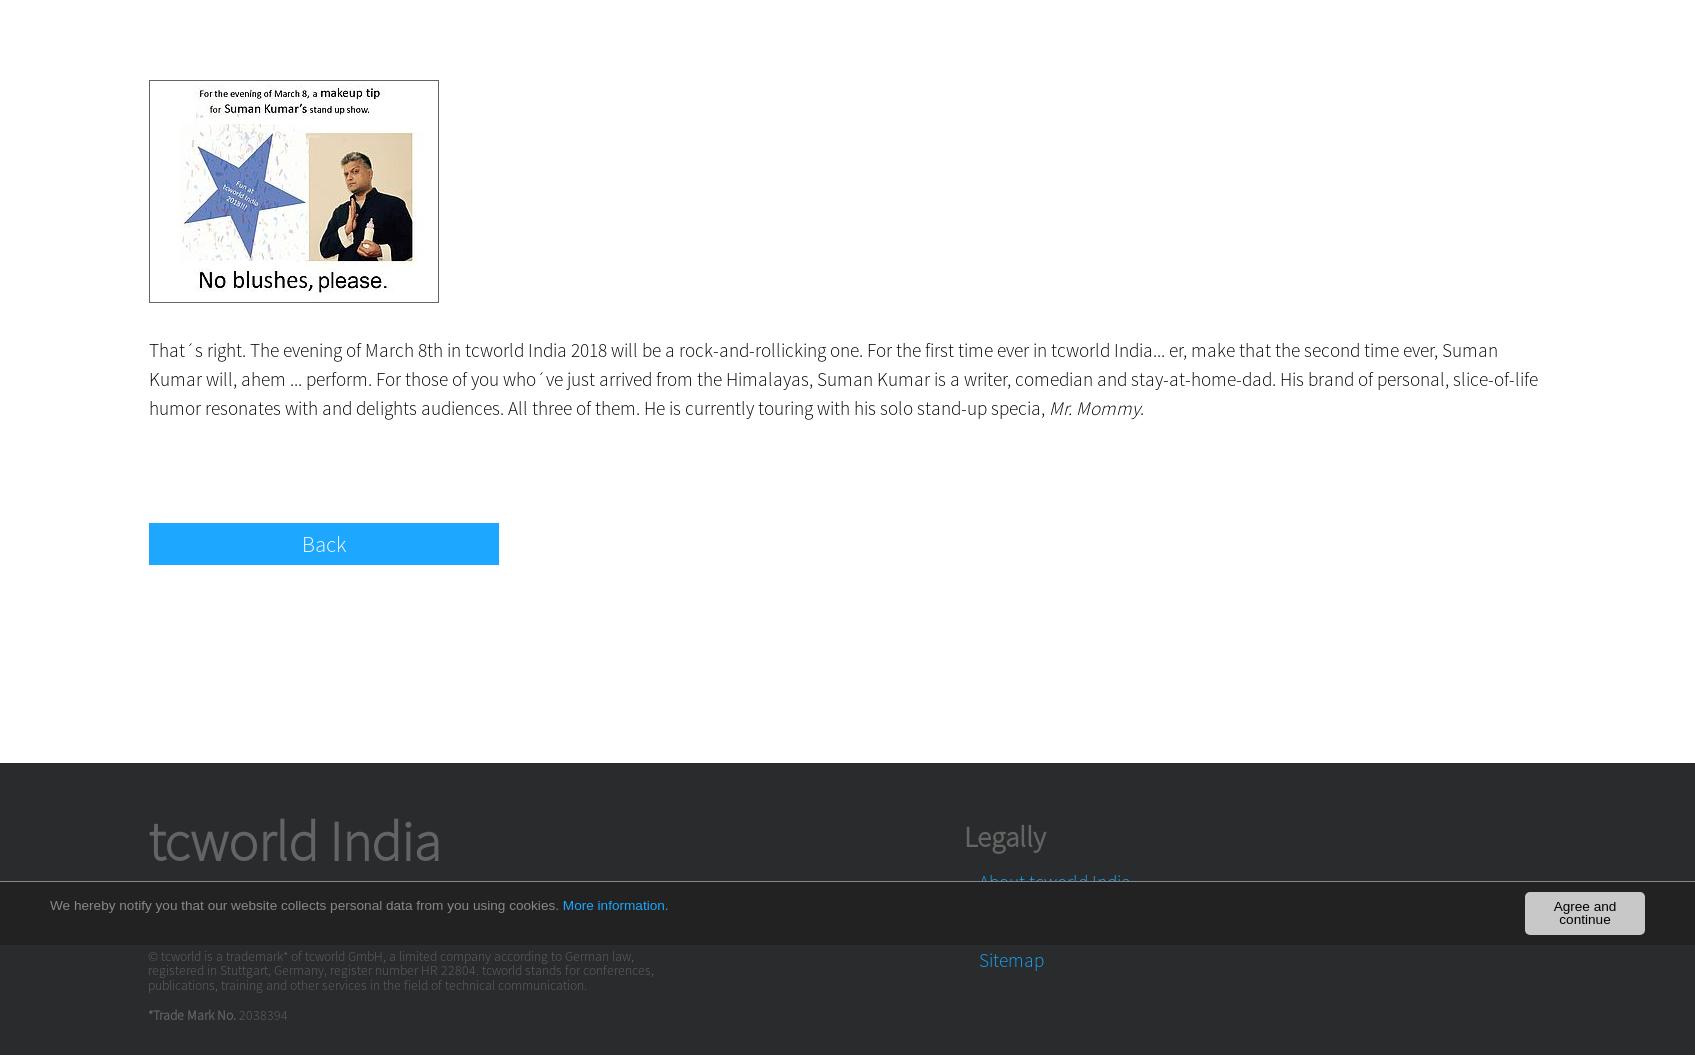 This screenshot has height=1055, width=1695. What do you see at coordinates (1010, 958) in the screenshot?
I see `'Sitemap'` at bounding box center [1010, 958].